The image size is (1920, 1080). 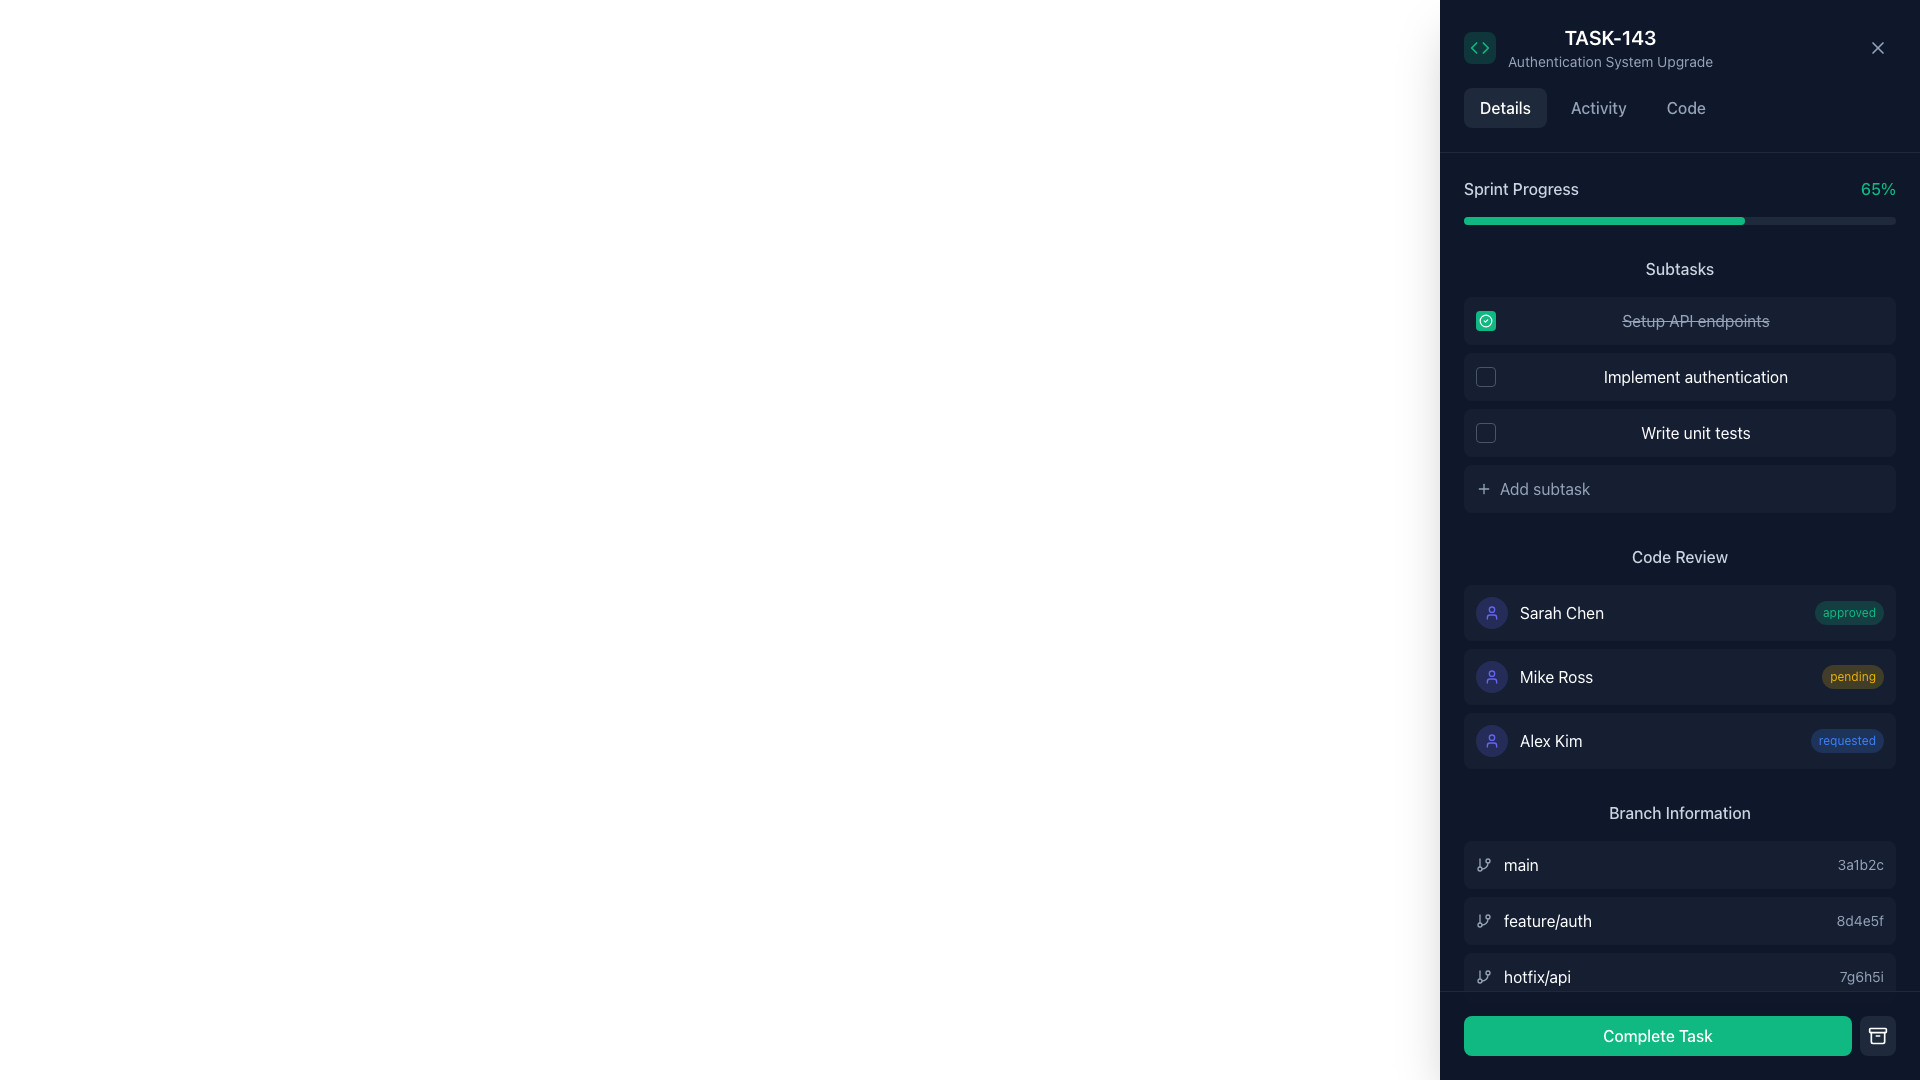 I want to click on the user avatar and text label displaying 'Sarah Chen' in the 'Code Review' section, which is the first item in the vertical list, so click(x=1539, y=612).